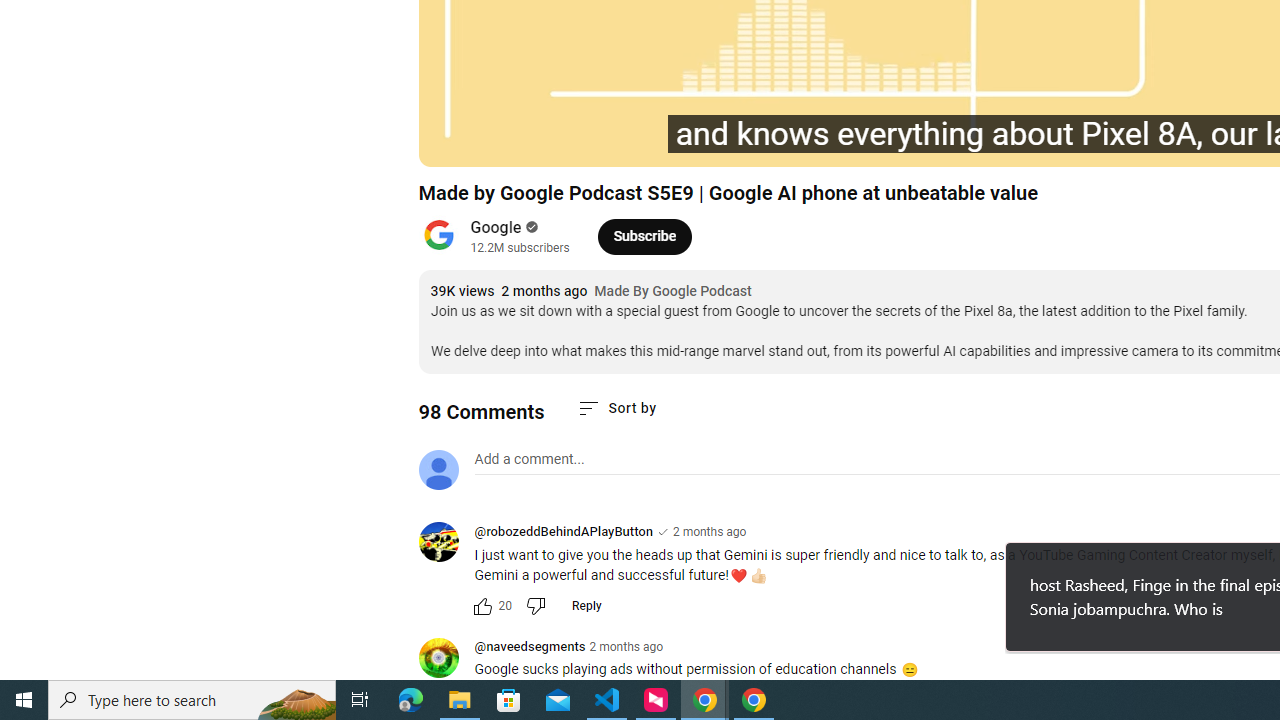 This screenshot has height=720, width=1280. I want to click on 'Sort comments', so click(615, 407).